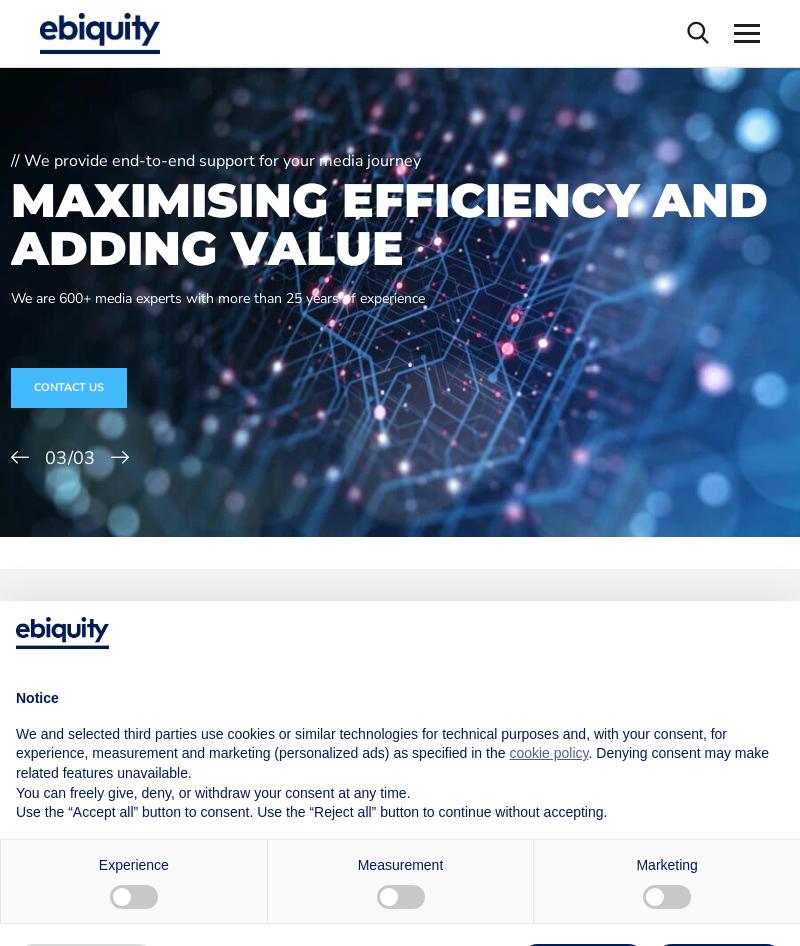  What do you see at coordinates (136, 700) in the screenshot?
I see `'Your Trusted'` at bounding box center [136, 700].